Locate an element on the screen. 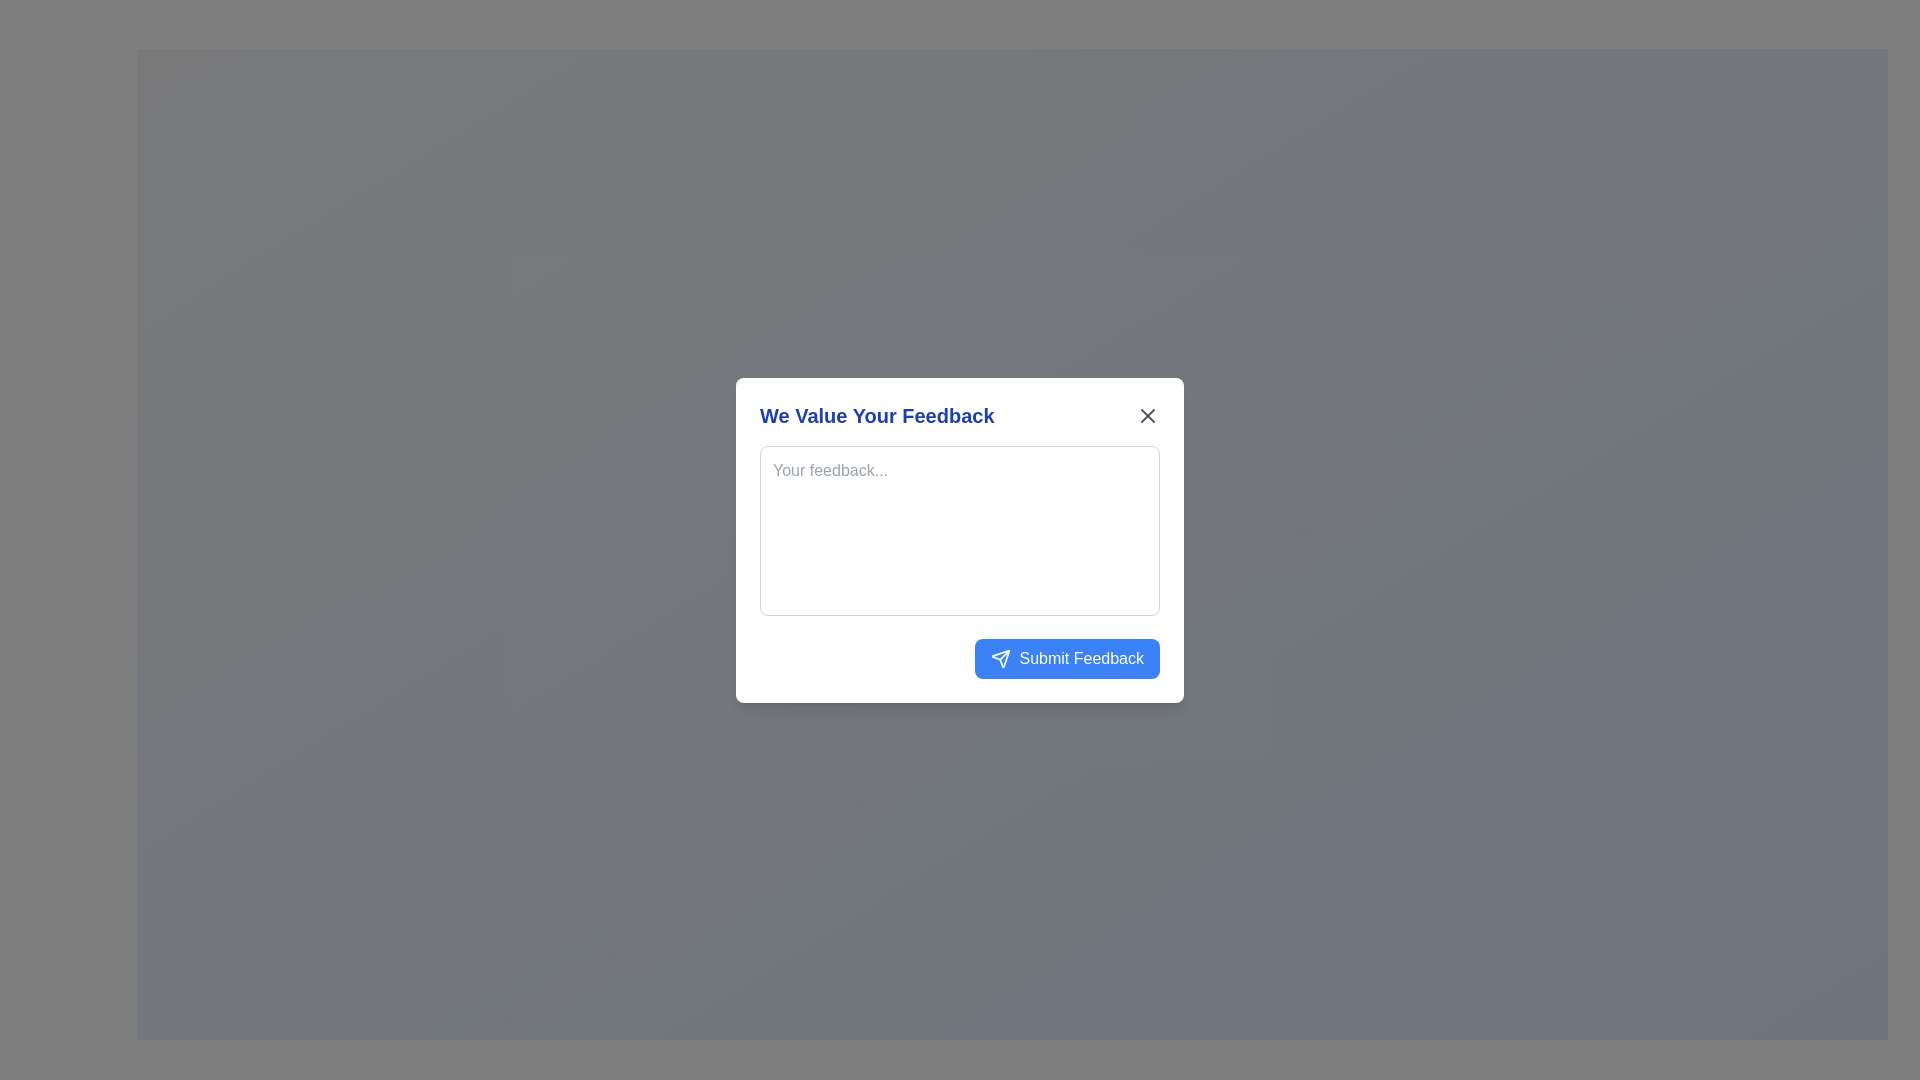 The image size is (1920, 1080). the send icon, which is a triangular paper airplane icon located to the left of the 'Submit Feedback' button in the feedback submission dialog box is located at coordinates (1001, 658).